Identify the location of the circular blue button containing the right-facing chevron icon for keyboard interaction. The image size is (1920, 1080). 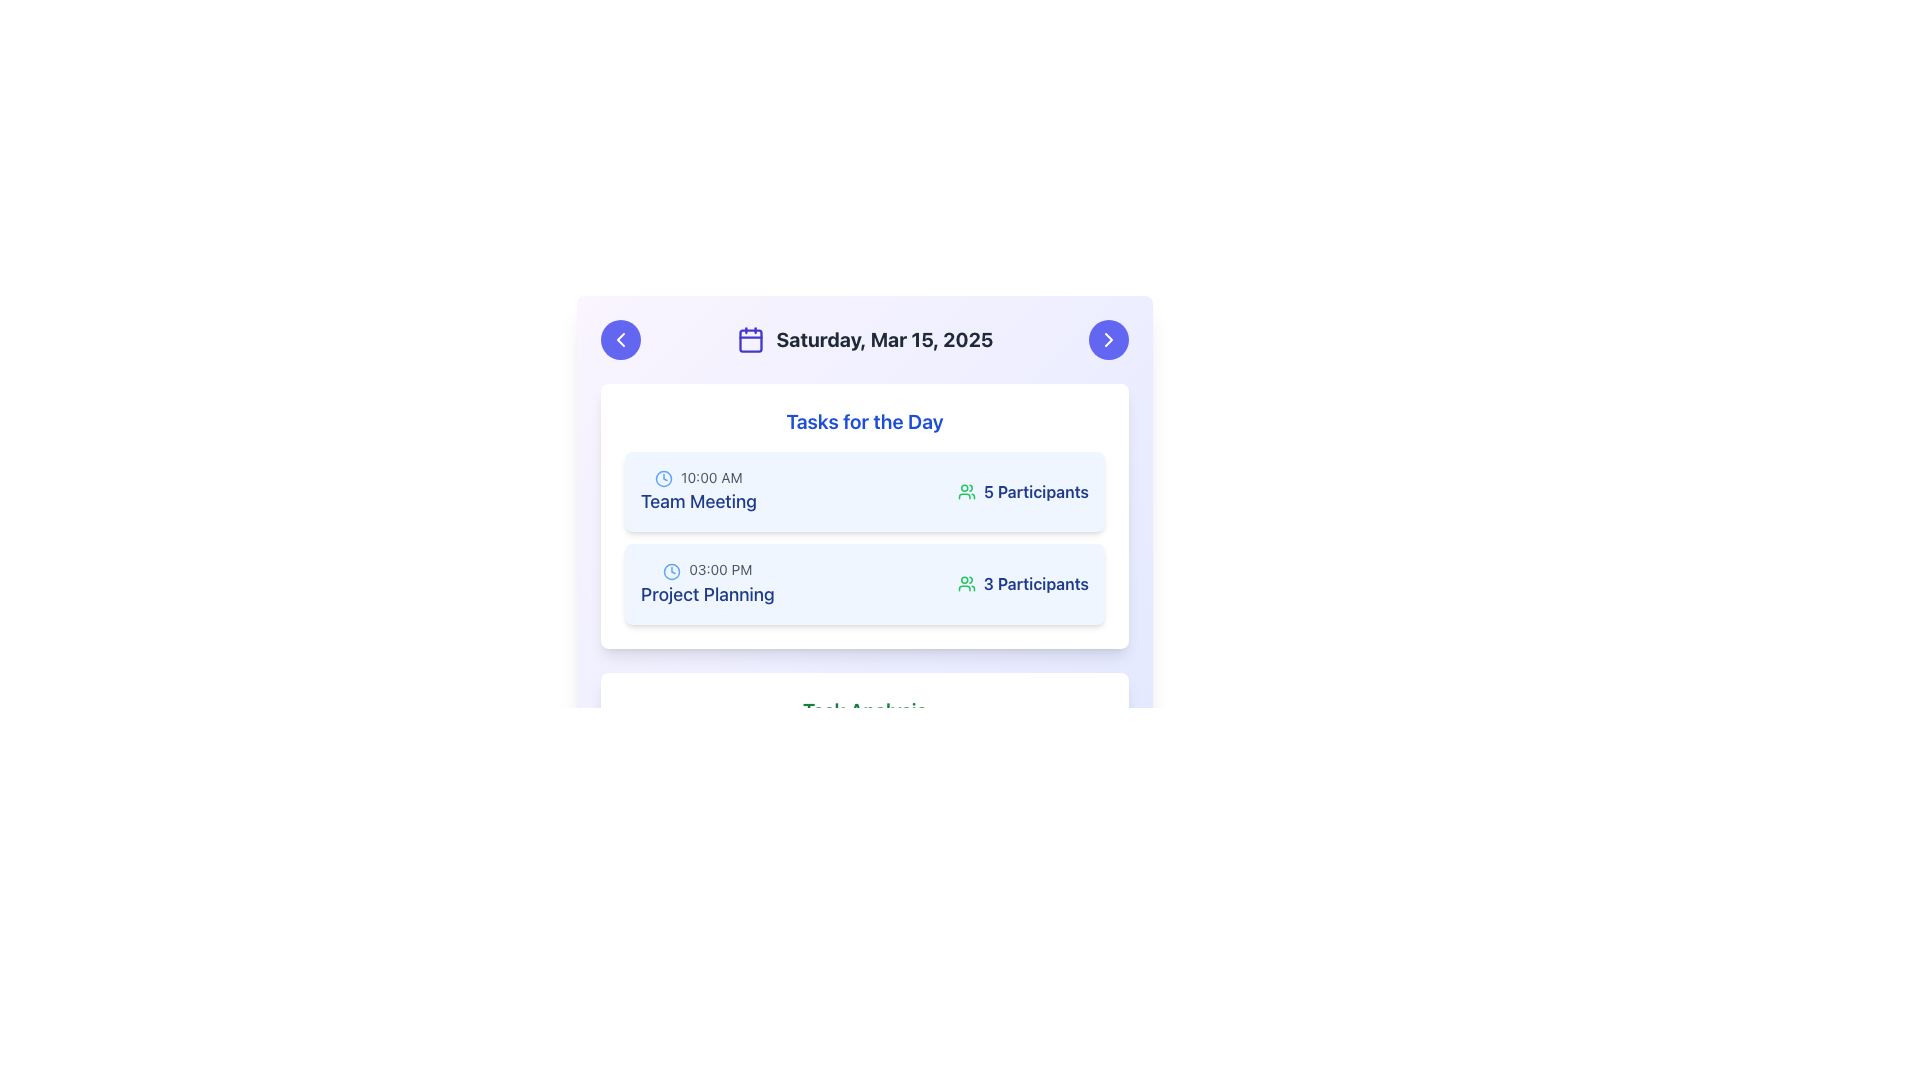
(1107, 338).